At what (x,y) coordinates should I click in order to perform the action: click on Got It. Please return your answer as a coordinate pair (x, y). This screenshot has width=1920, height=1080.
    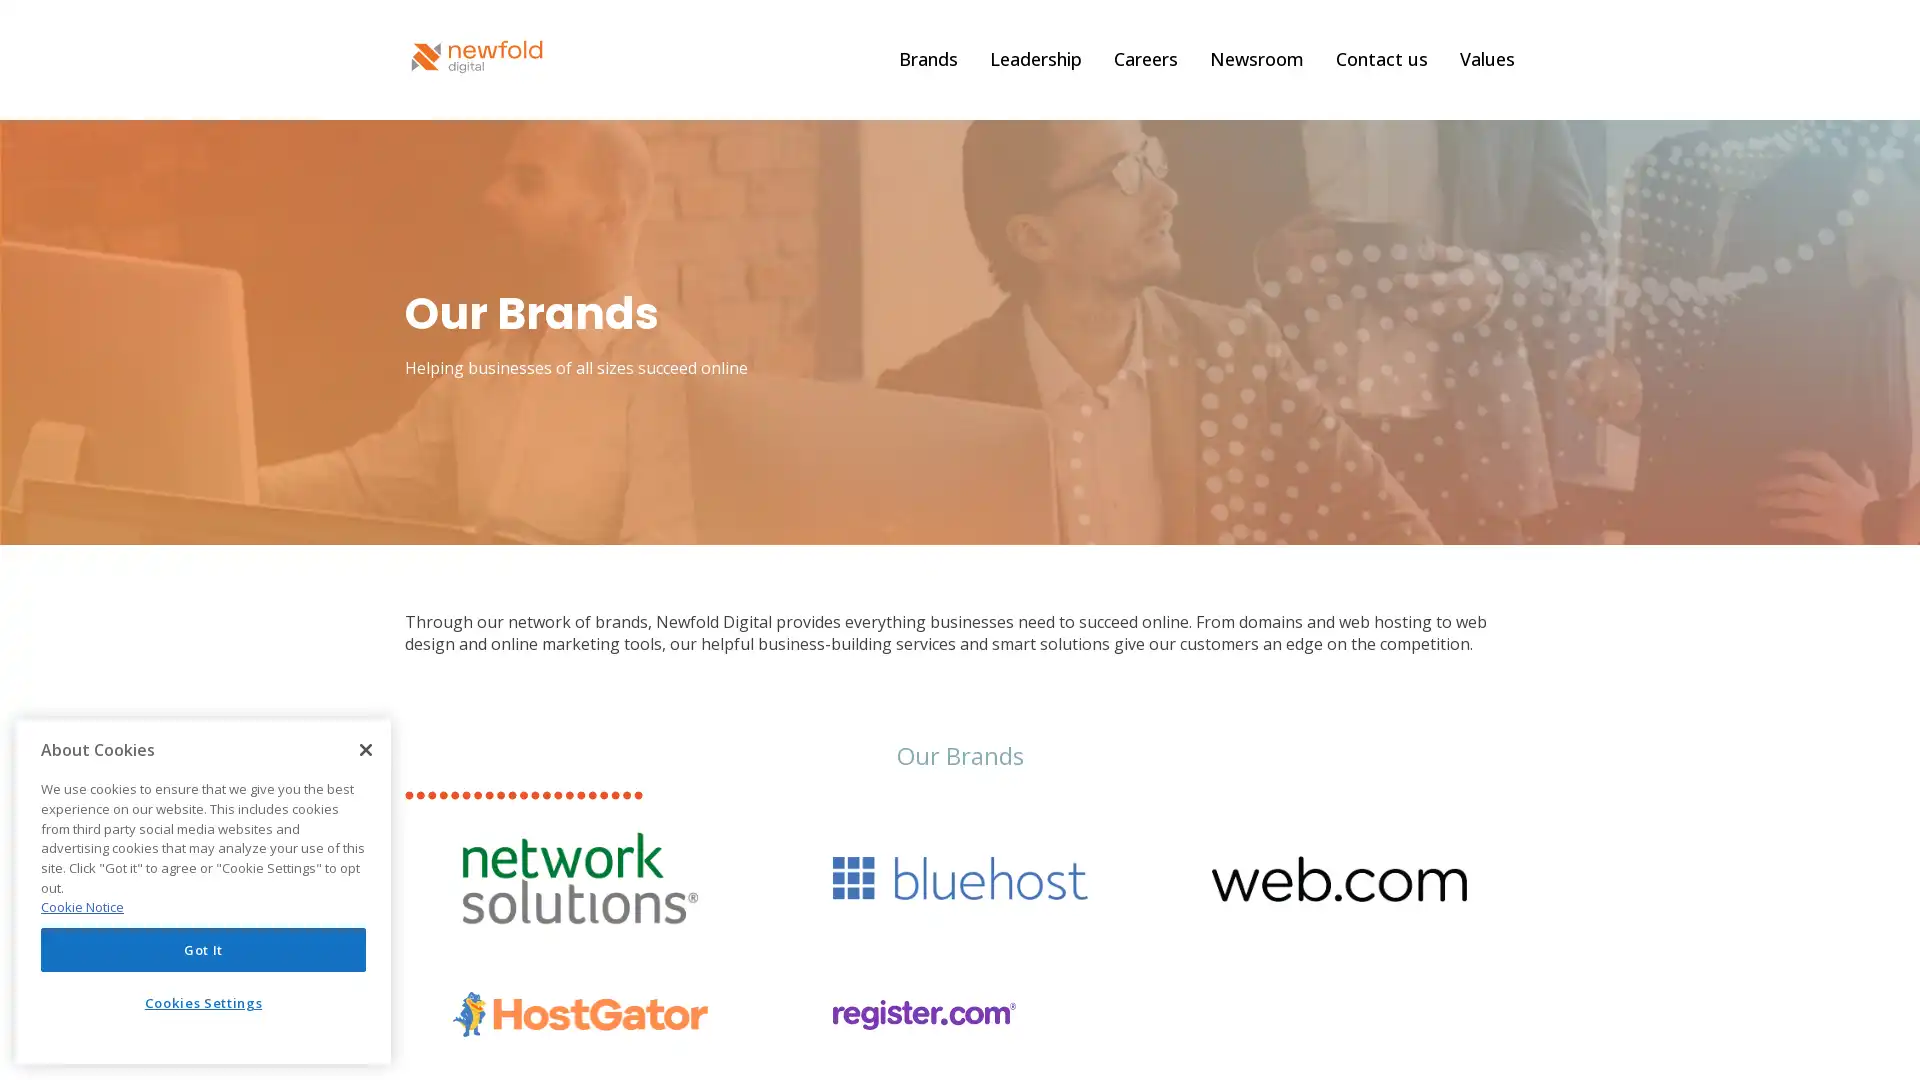
    Looking at the image, I should click on (203, 948).